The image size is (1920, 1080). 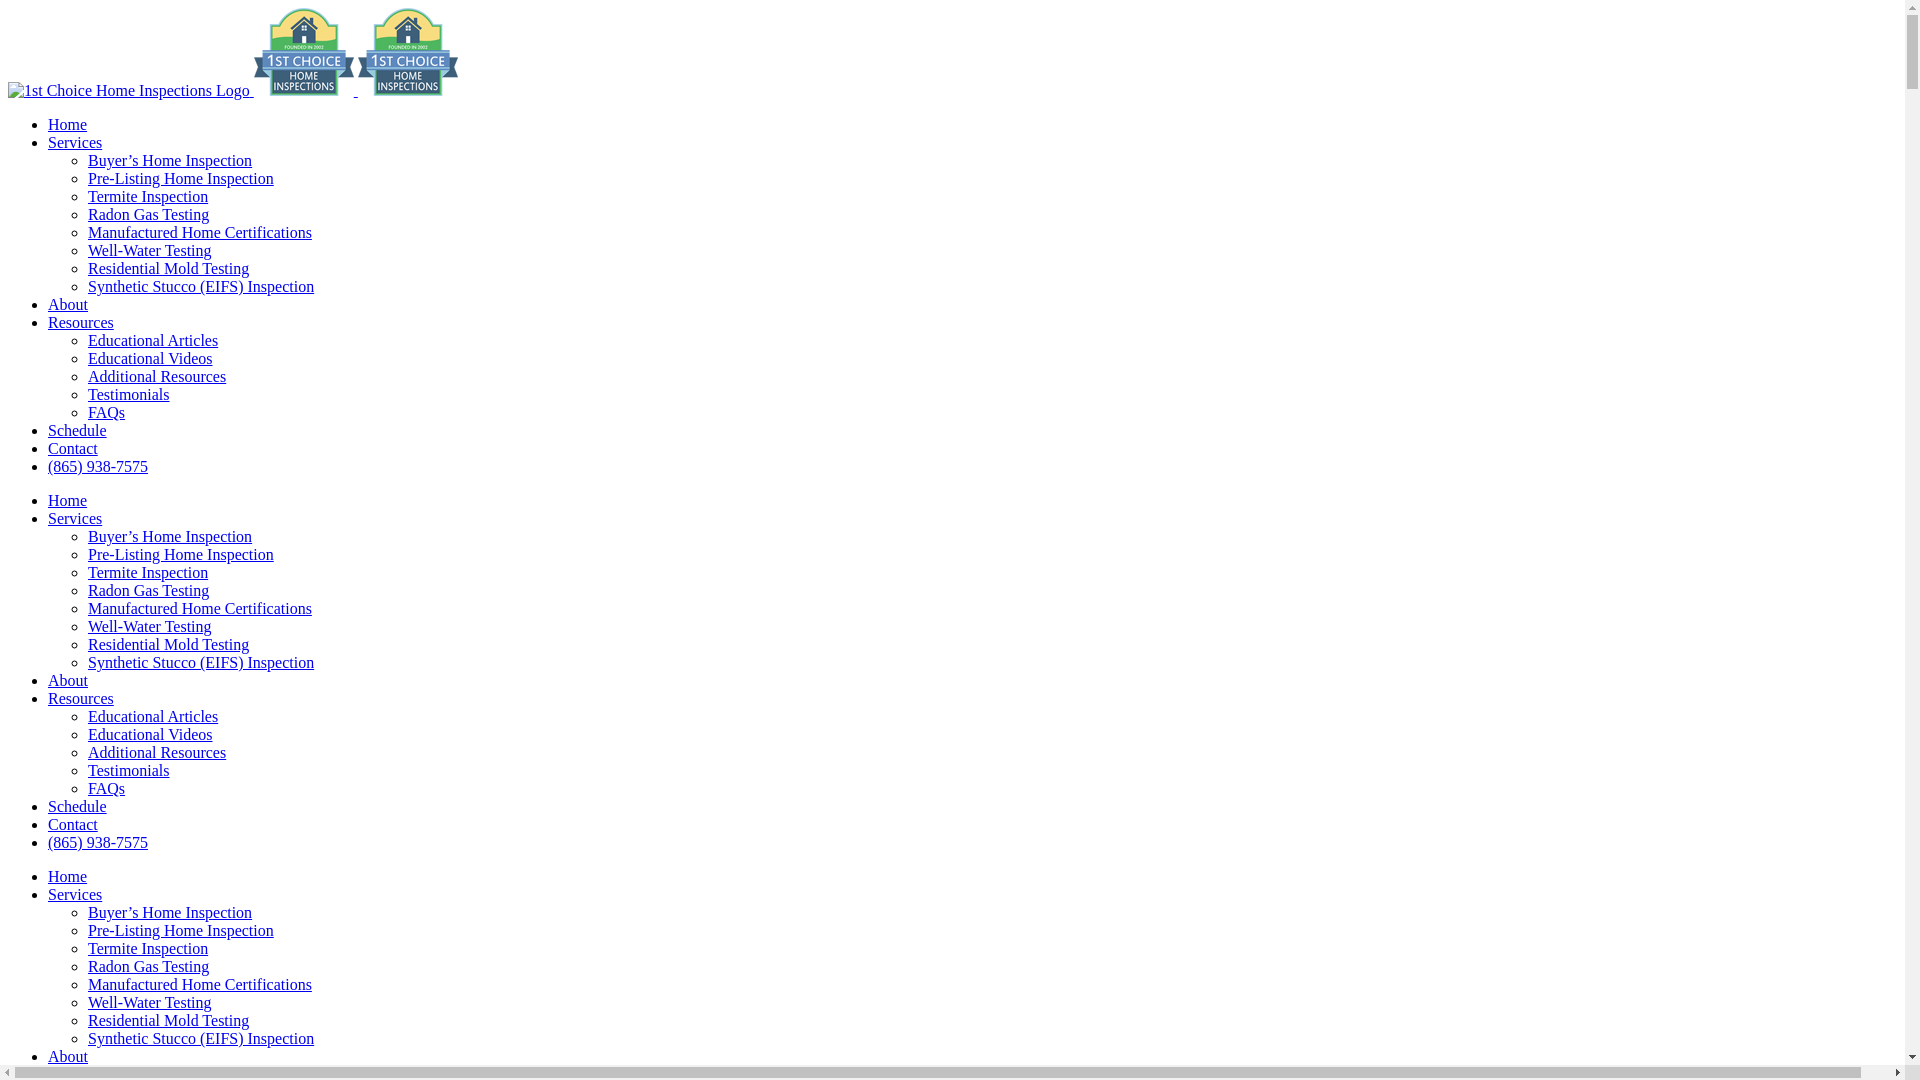 What do you see at coordinates (156, 376) in the screenshot?
I see `'Additional Resources'` at bounding box center [156, 376].